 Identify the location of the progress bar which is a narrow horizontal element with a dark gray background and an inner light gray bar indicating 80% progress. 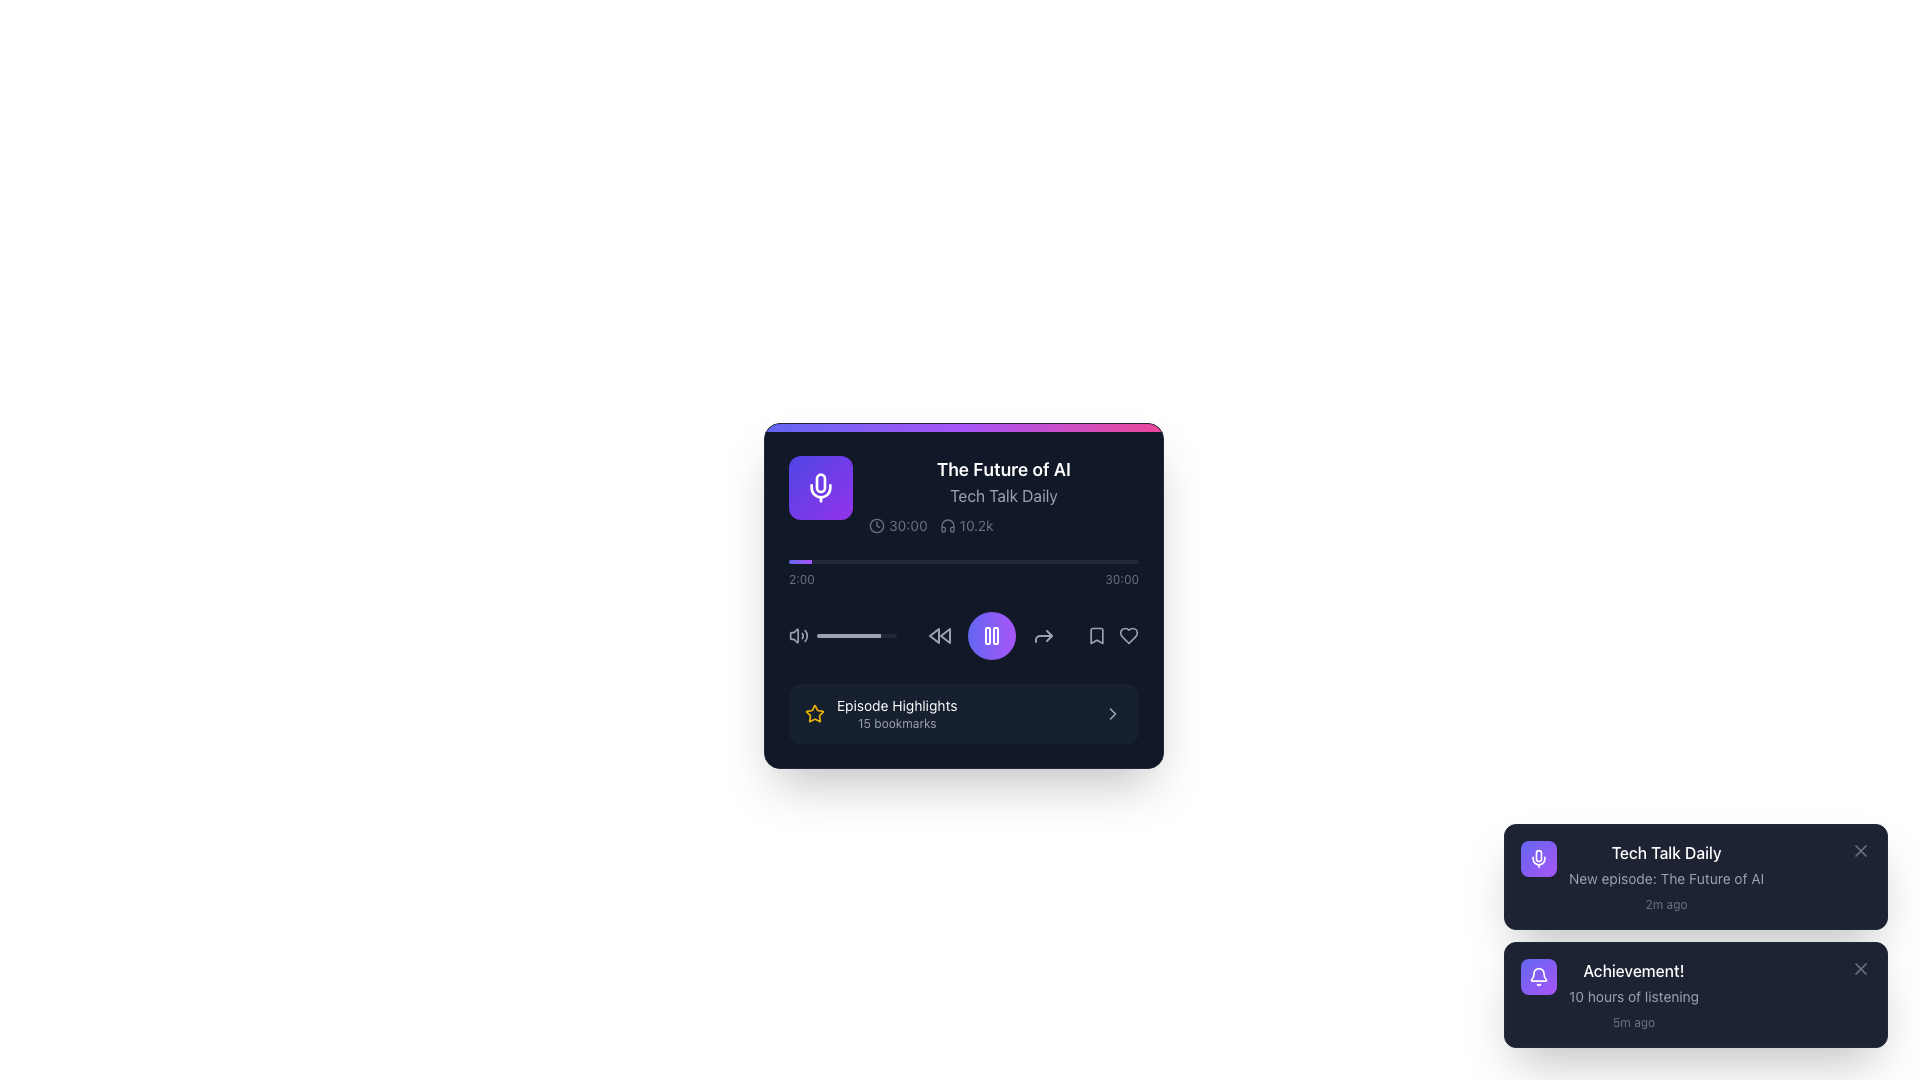
(857, 636).